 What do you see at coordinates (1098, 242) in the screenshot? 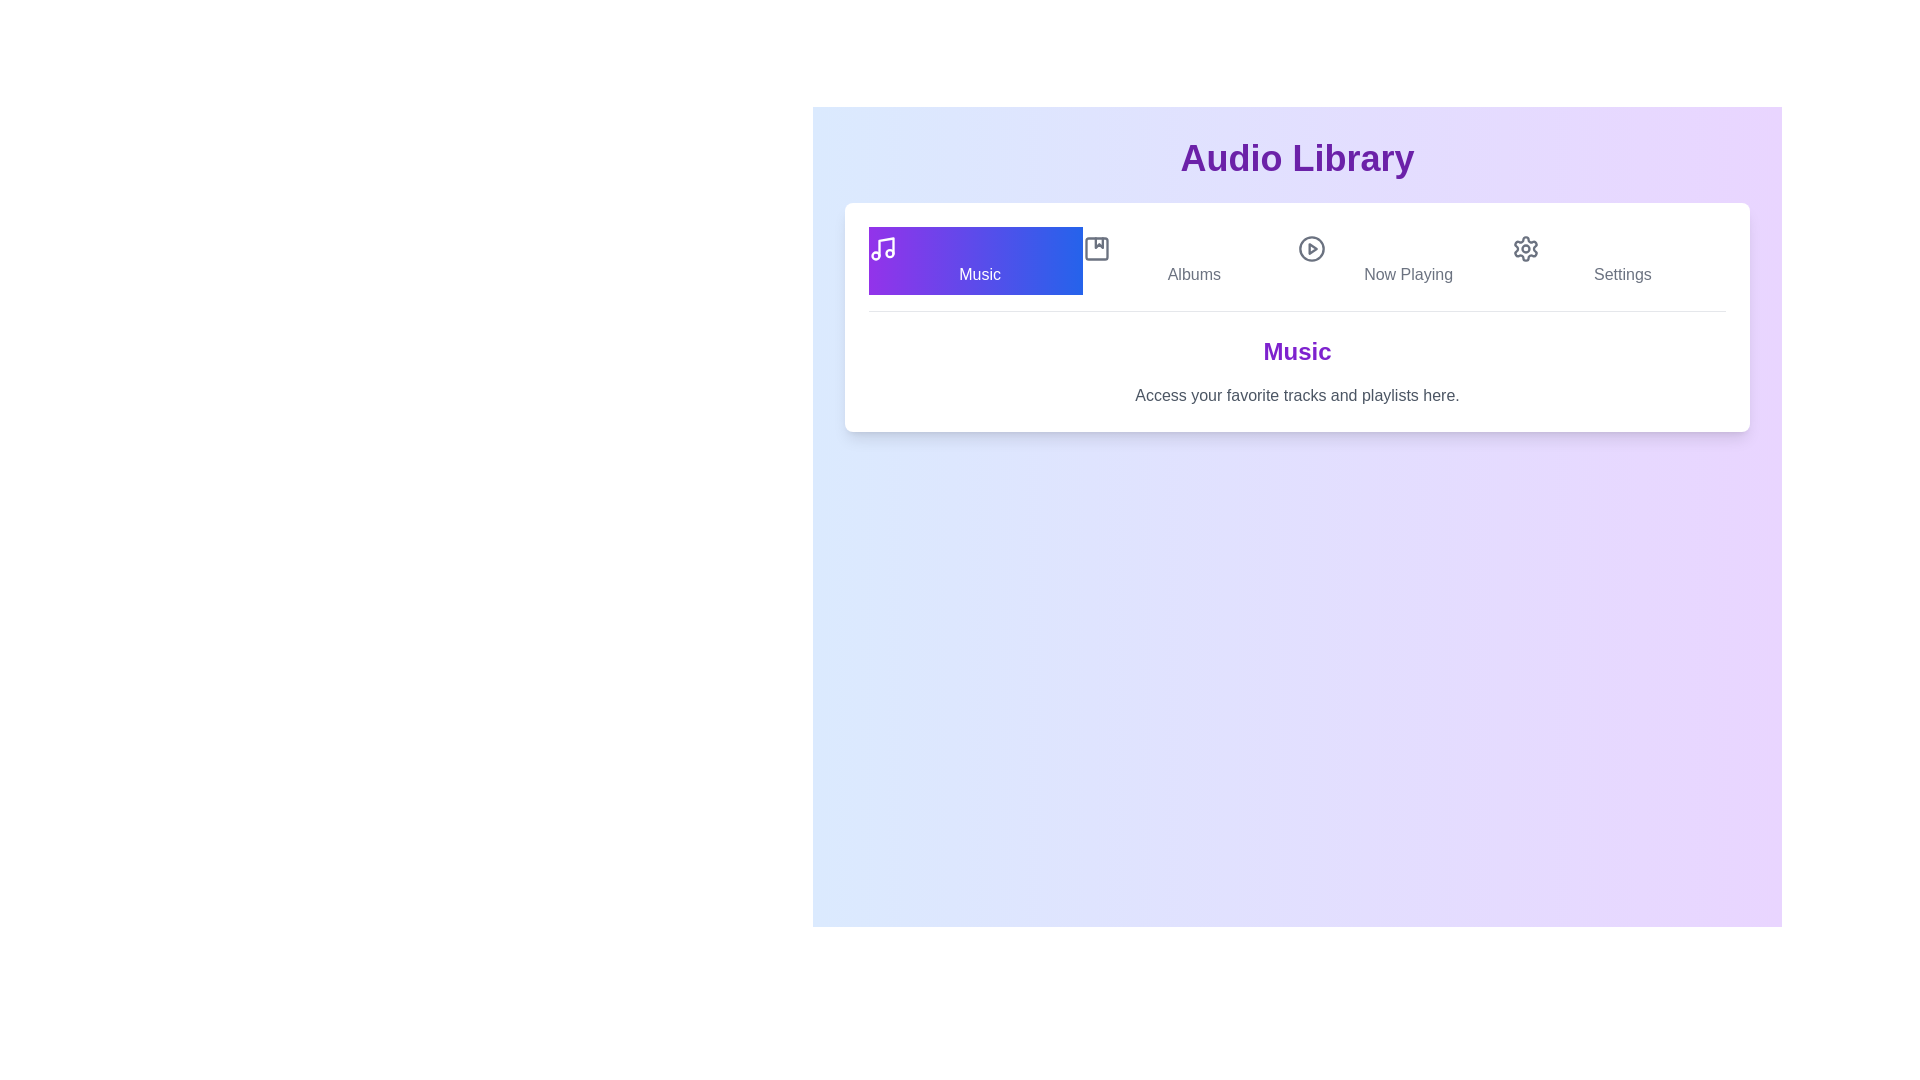
I see `the triangular shape icon located inside the album symbol` at bounding box center [1098, 242].